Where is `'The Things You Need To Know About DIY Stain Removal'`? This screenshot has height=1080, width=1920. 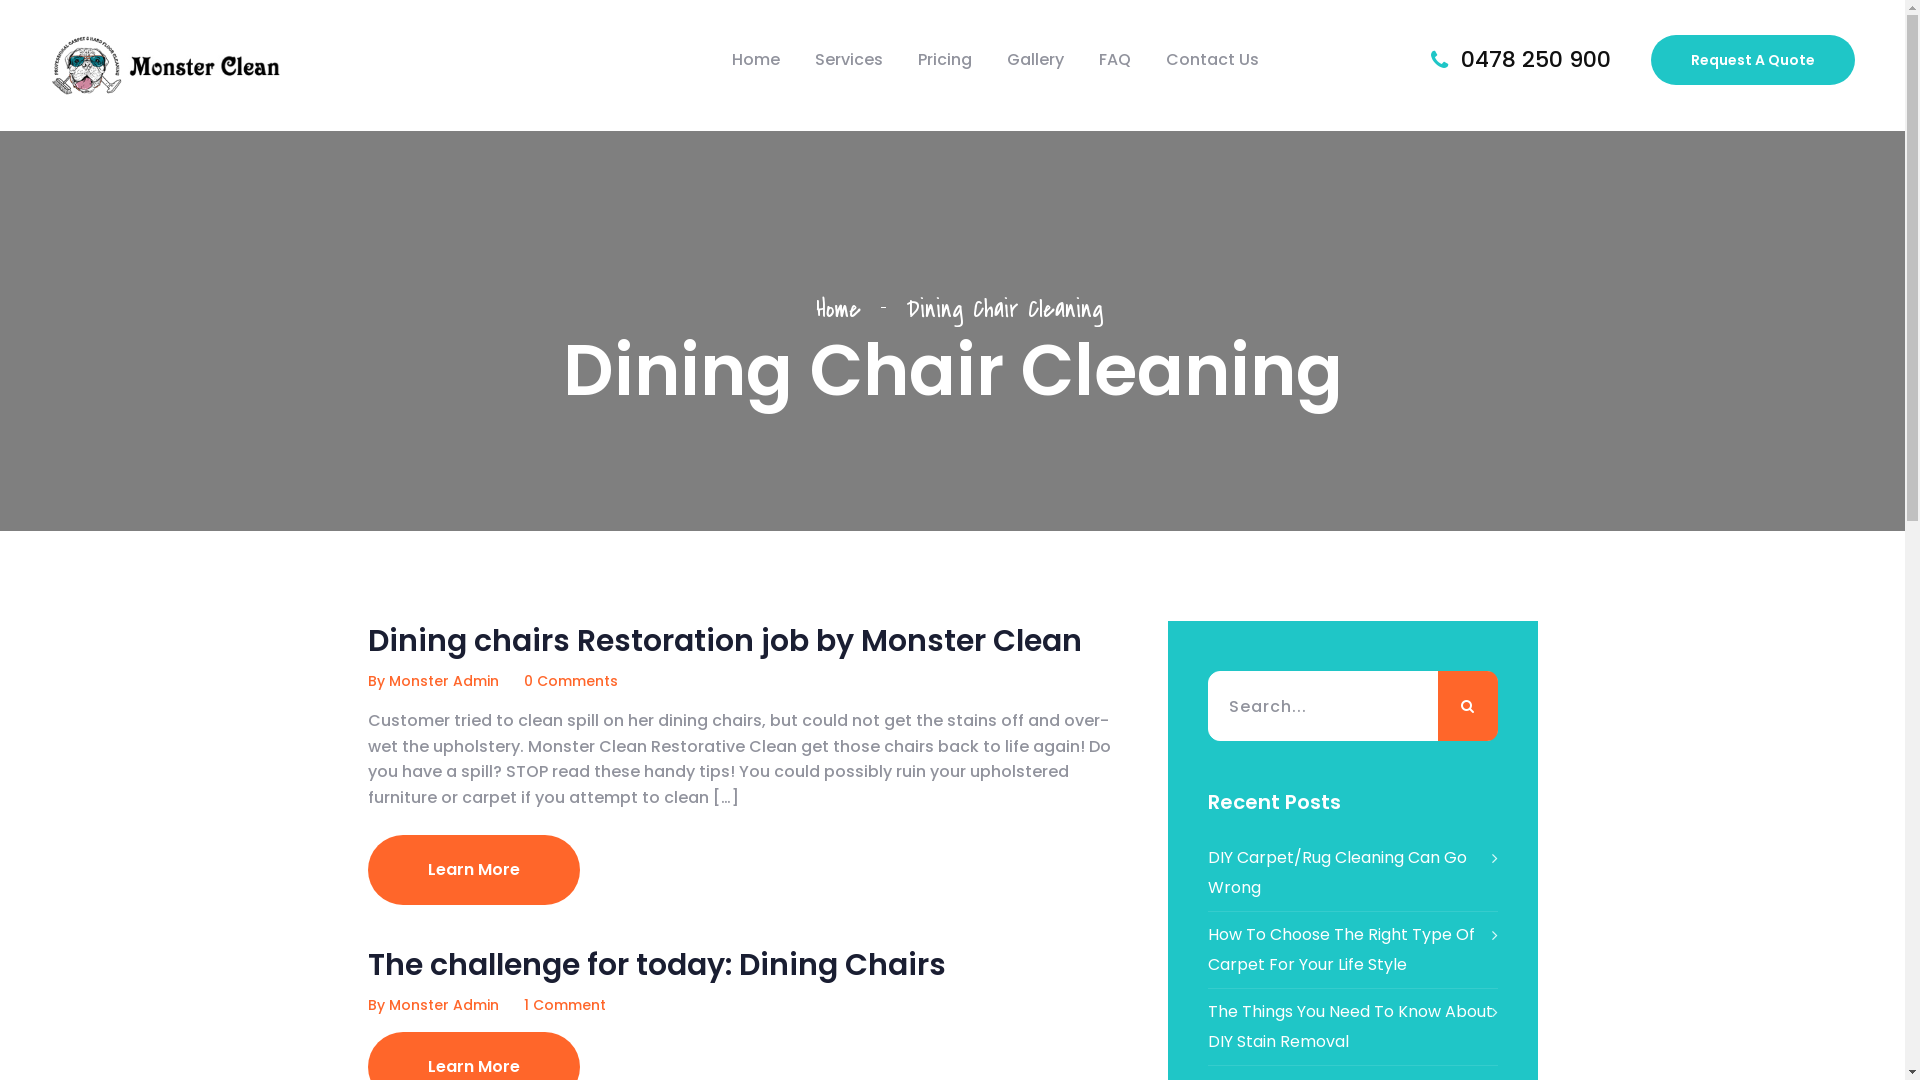
'The Things You Need To Know About DIY Stain Removal' is located at coordinates (1353, 1026).